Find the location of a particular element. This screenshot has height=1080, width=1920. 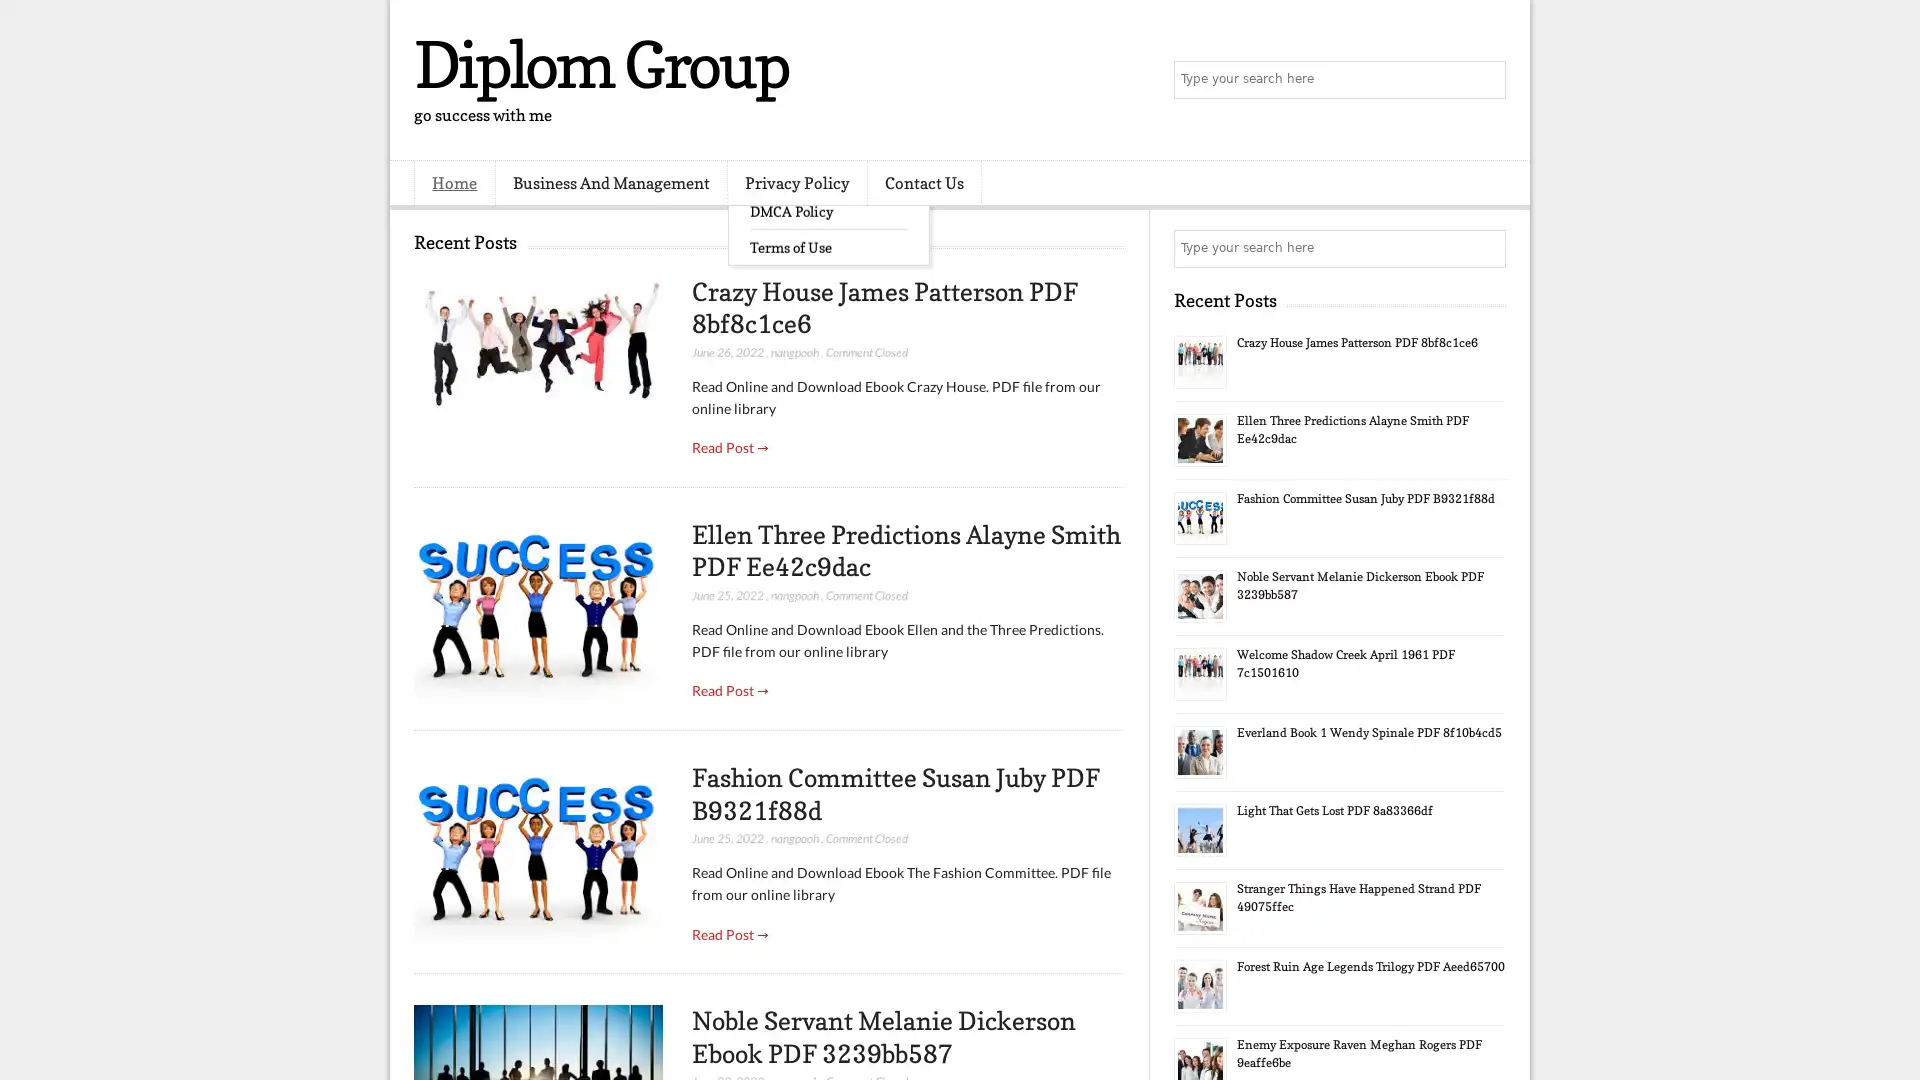

Search is located at coordinates (1485, 80).